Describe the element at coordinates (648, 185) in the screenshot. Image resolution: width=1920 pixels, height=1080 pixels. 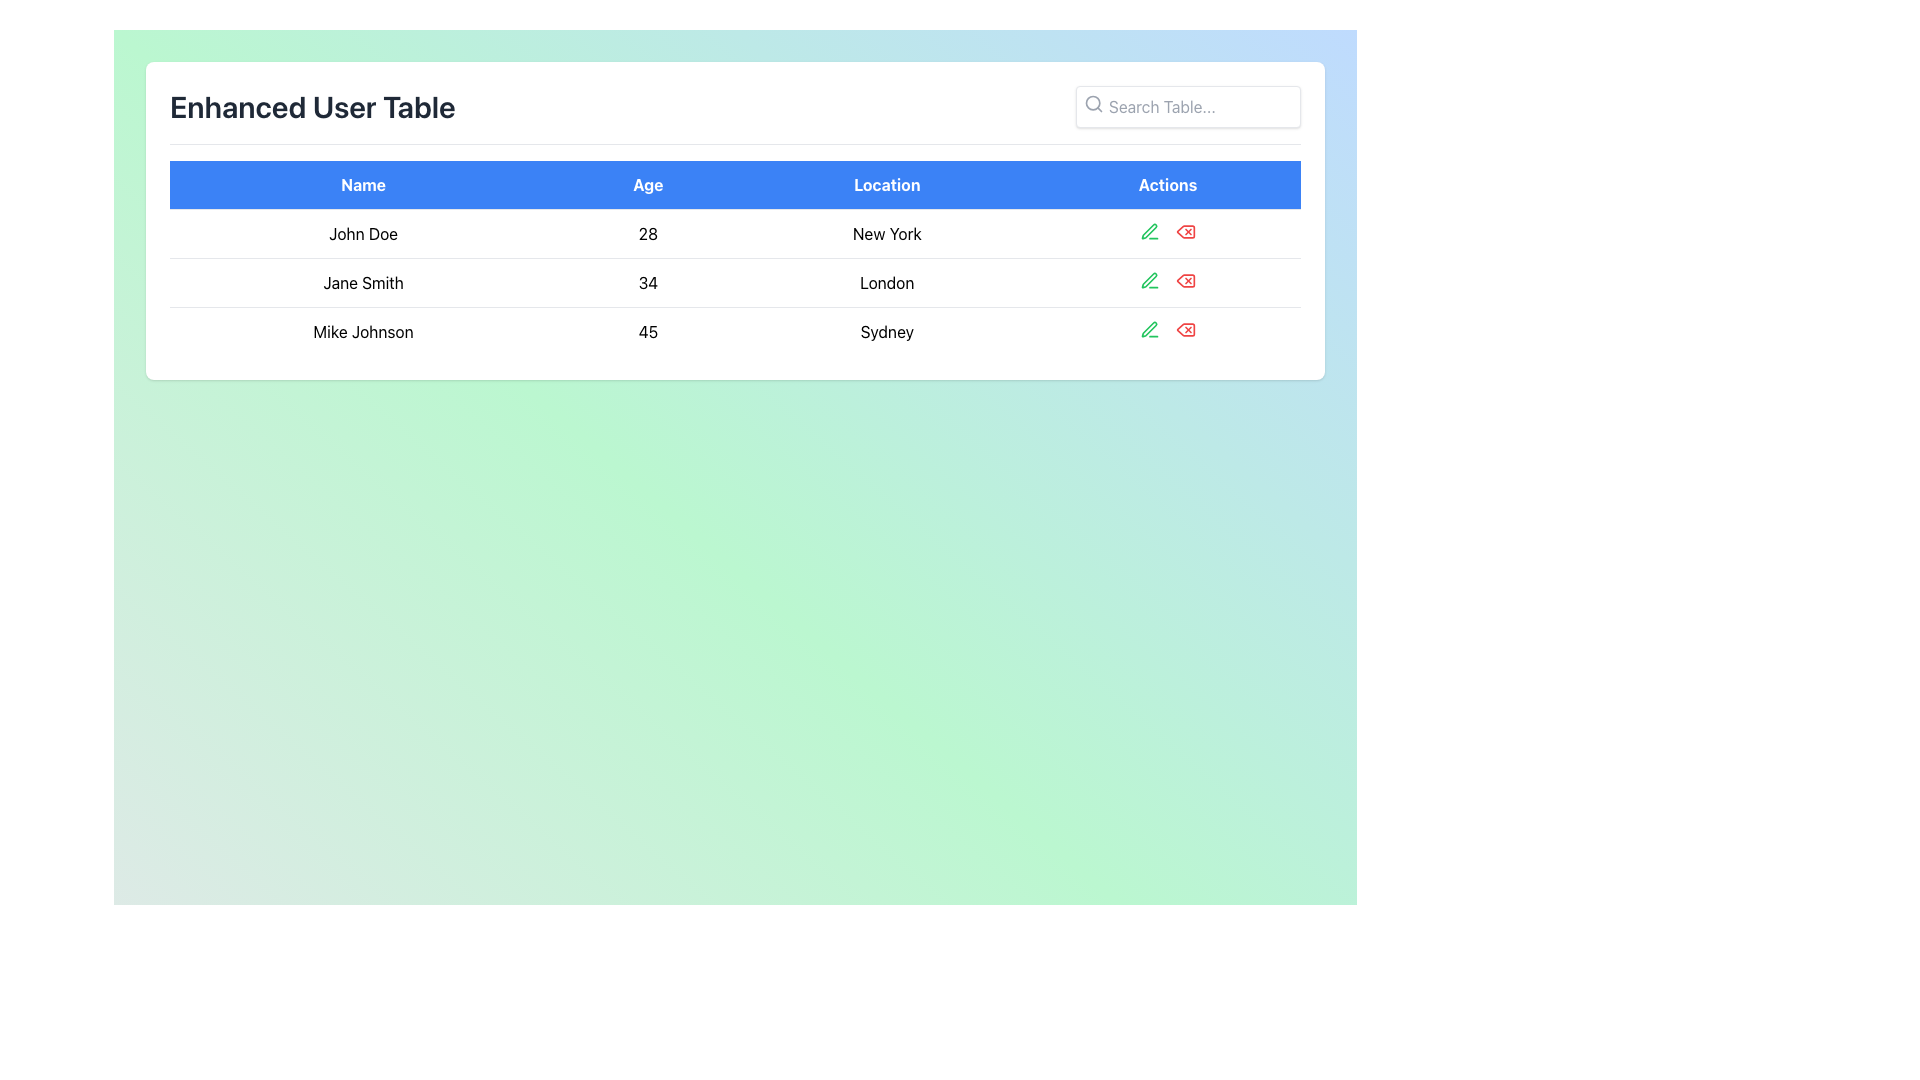
I see `the 'Age' column header in the table, which is the second column header positioned between 'Name' and 'Location'` at that location.